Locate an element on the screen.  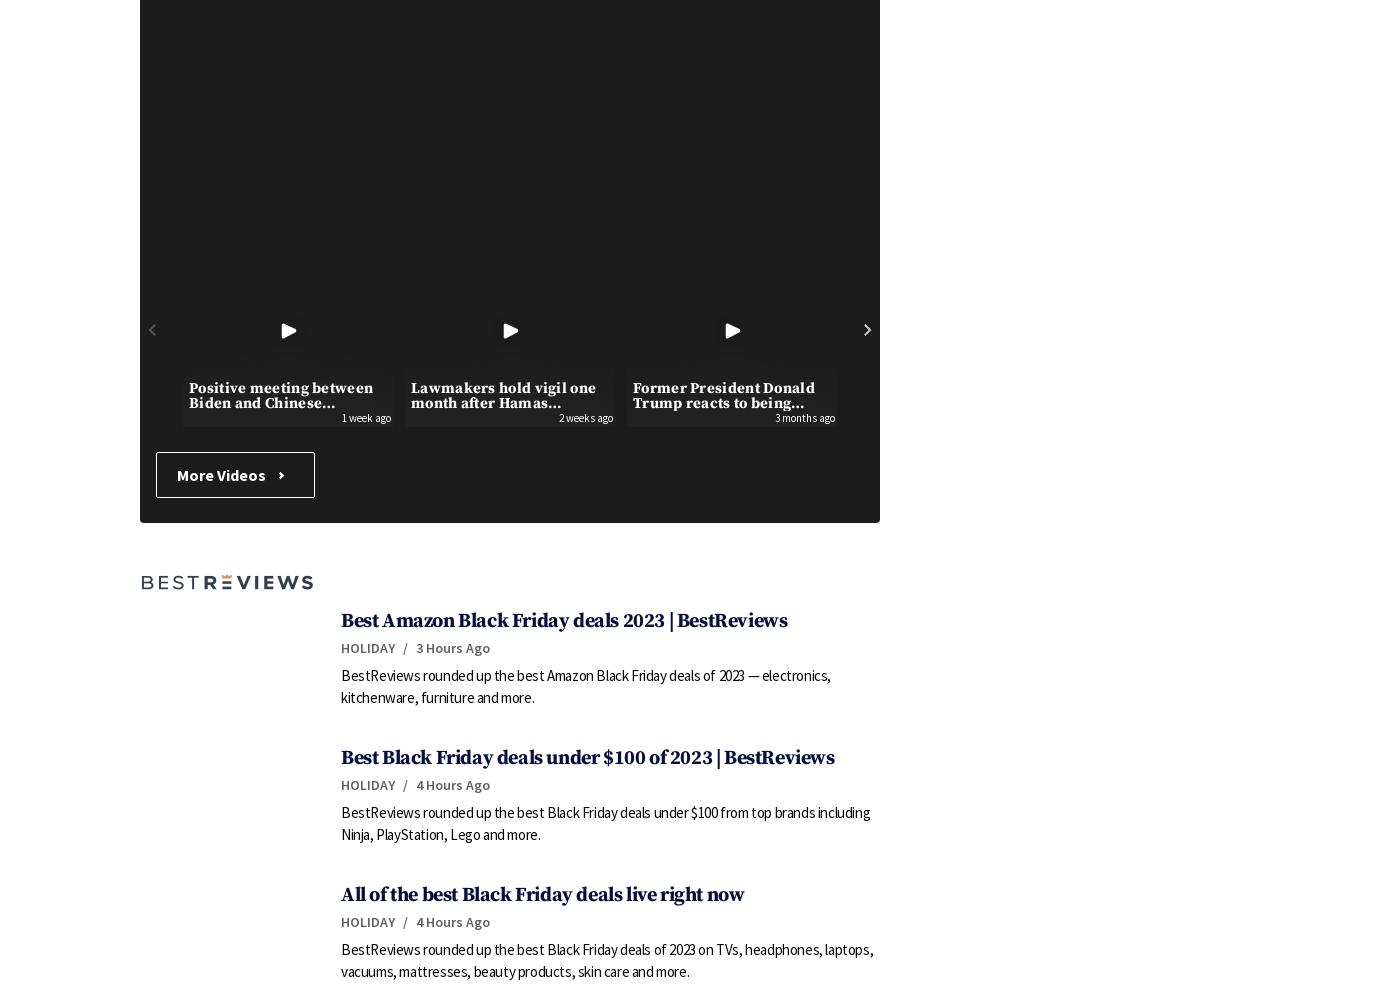
'More Videos' is located at coordinates (223, 474).